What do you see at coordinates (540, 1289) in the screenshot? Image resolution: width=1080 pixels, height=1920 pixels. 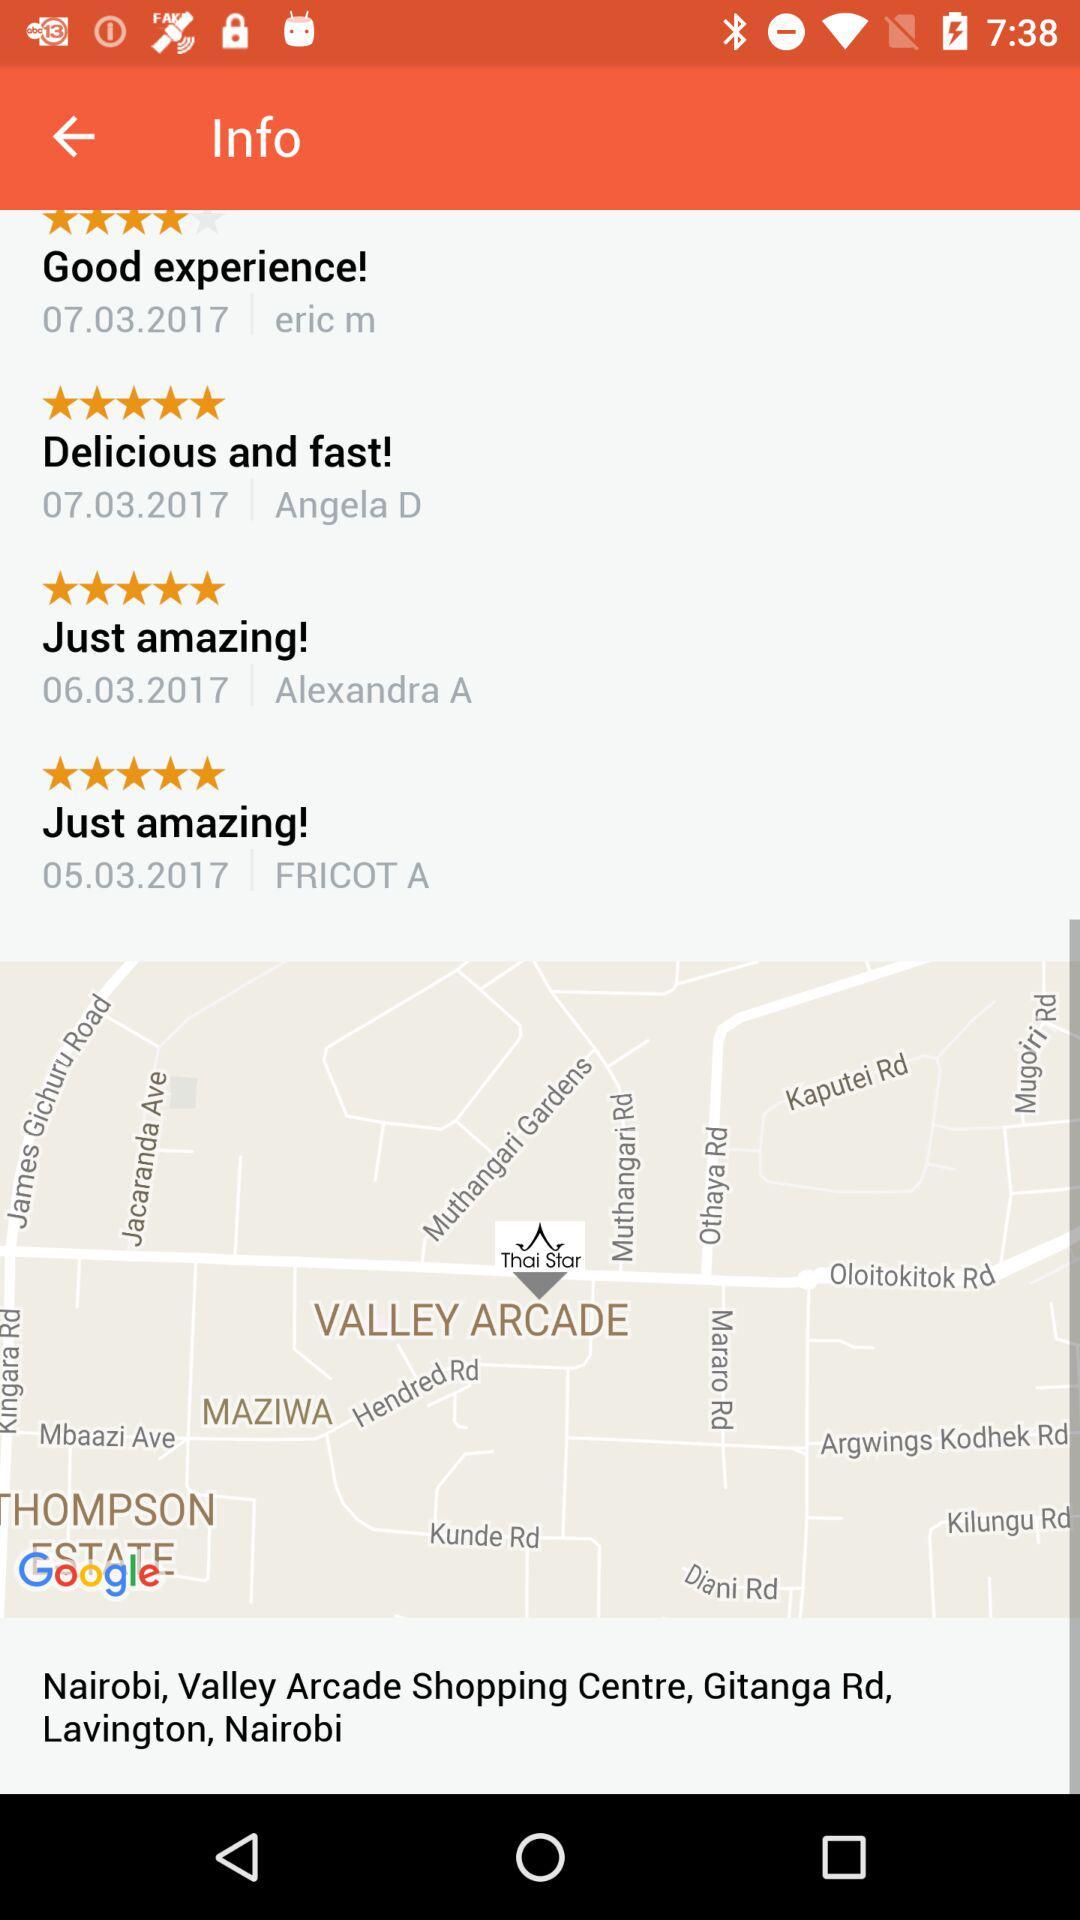 I see `icon above nairobi valley arcade item` at bounding box center [540, 1289].